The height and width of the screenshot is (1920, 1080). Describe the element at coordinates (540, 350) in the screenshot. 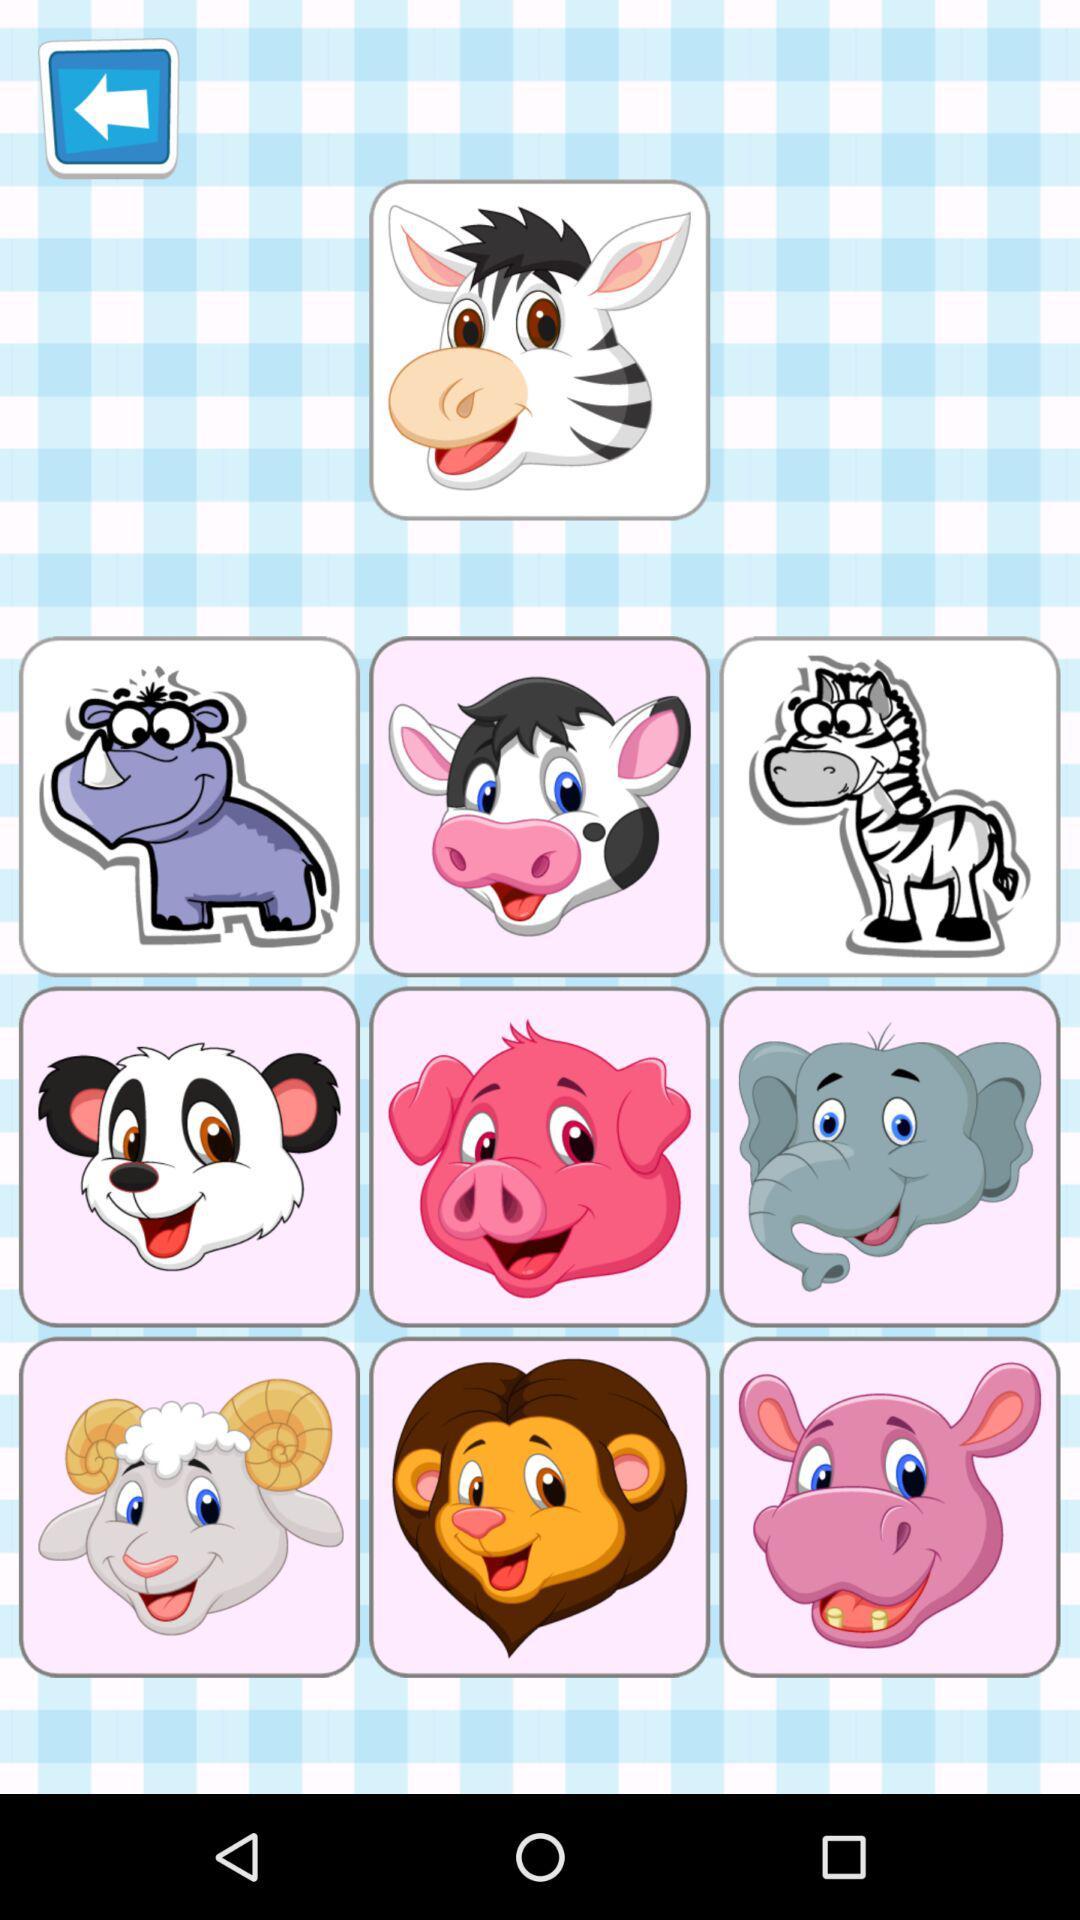

I see `the first image` at that location.